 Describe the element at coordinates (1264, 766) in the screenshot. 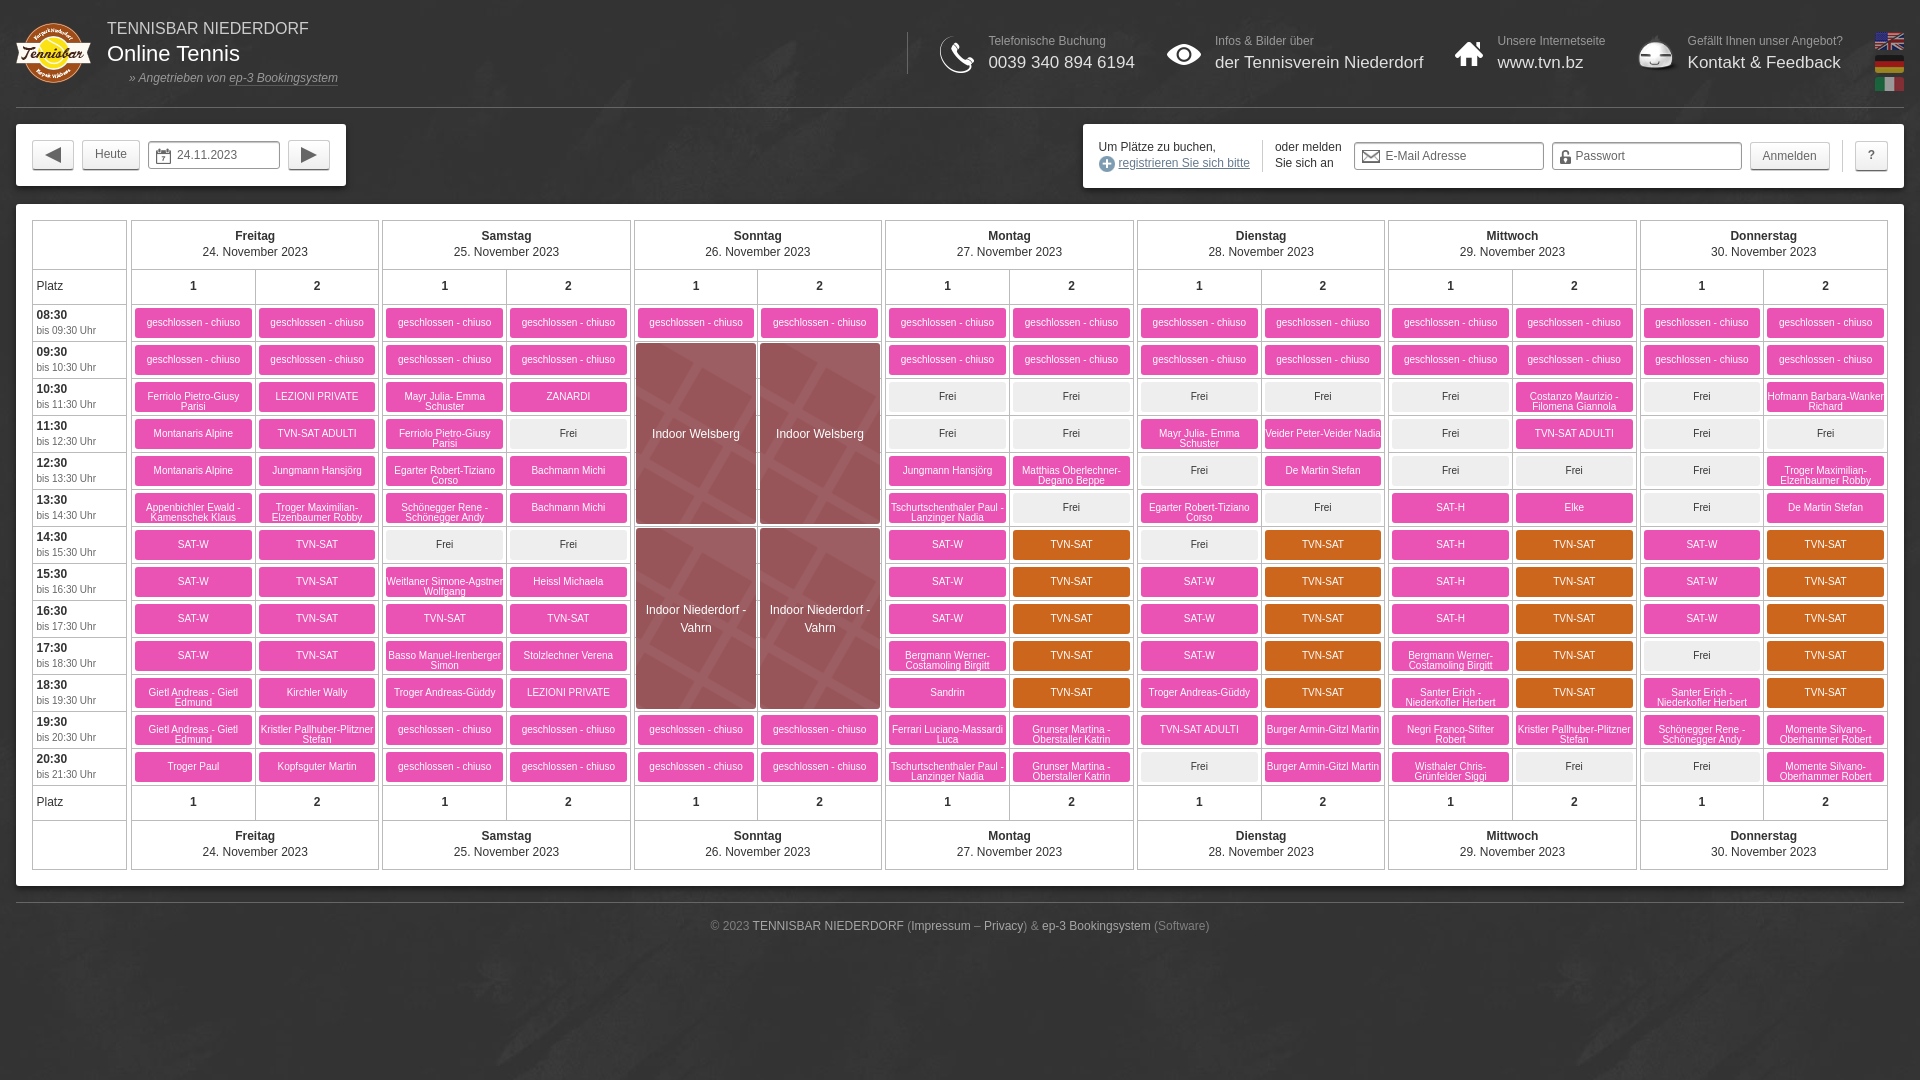

I see `'Burger Armin-Gitzl Martin'` at that location.